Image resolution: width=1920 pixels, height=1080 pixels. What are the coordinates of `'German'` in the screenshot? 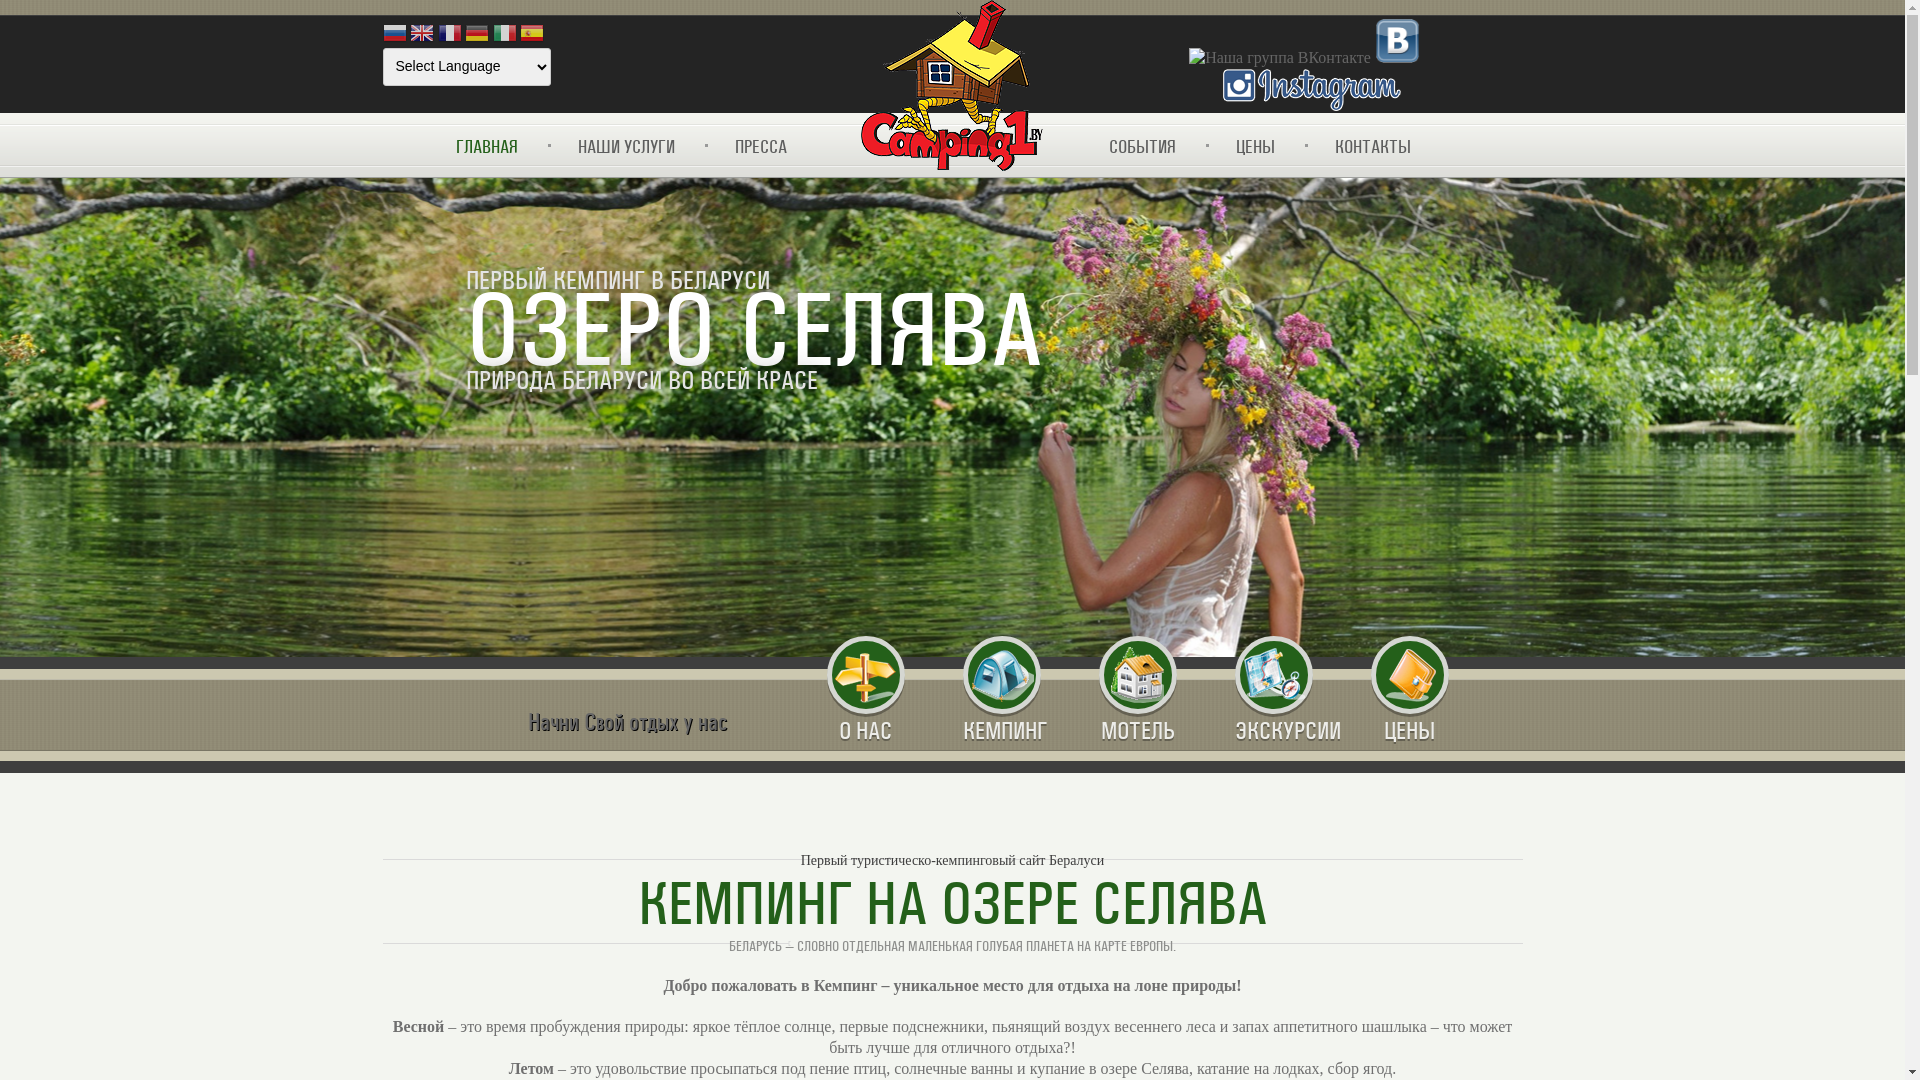 It's located at (464, 34).